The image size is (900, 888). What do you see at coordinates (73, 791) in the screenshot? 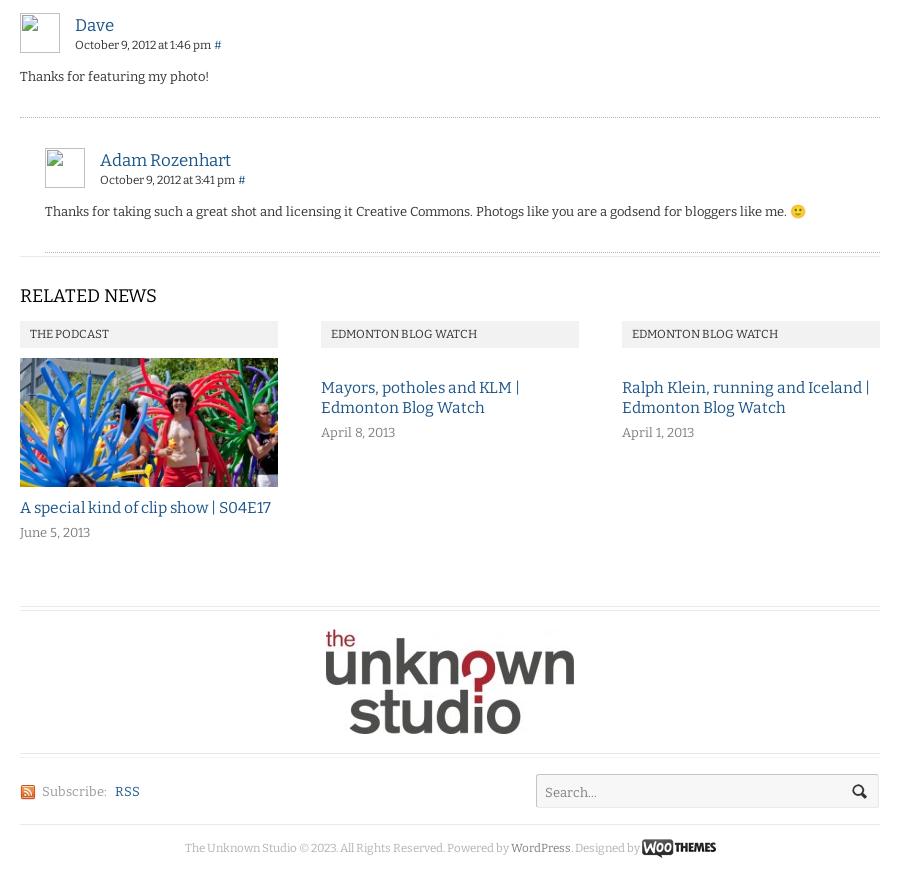
I see `'Subscribe:'` at bounding box center [73, 791].